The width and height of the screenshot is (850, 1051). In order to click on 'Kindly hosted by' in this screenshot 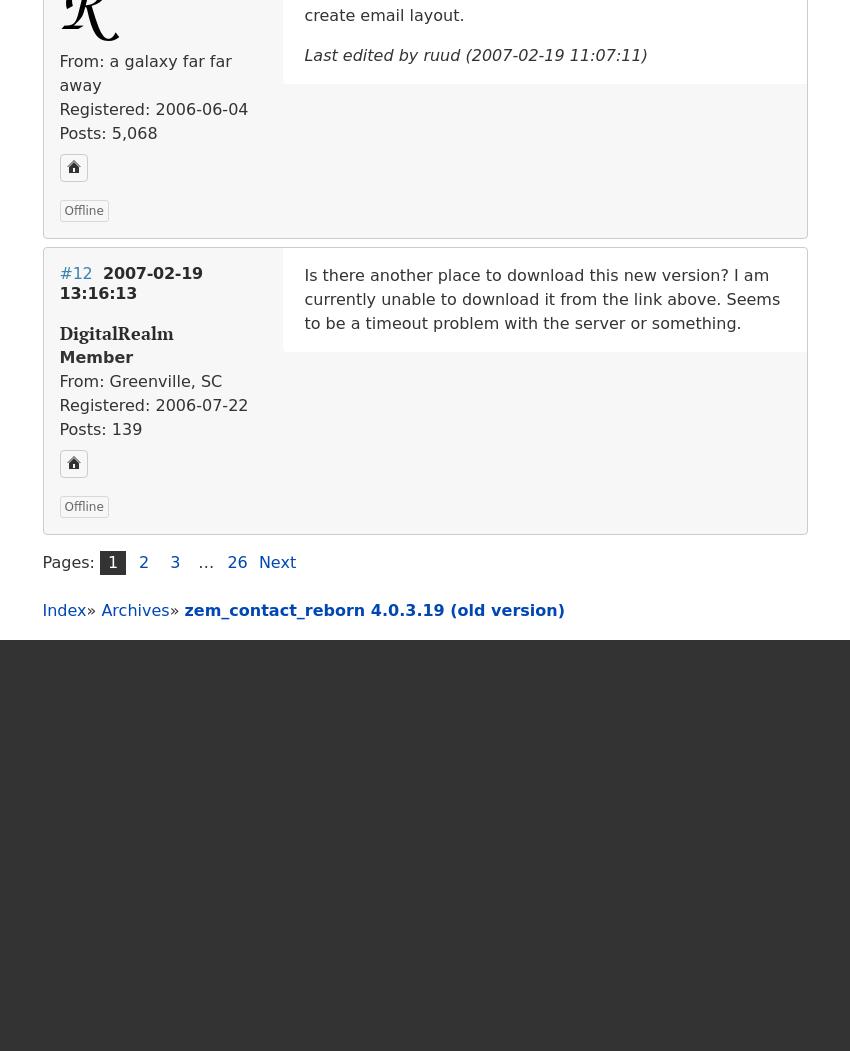, I will do `click(689, 827)`.